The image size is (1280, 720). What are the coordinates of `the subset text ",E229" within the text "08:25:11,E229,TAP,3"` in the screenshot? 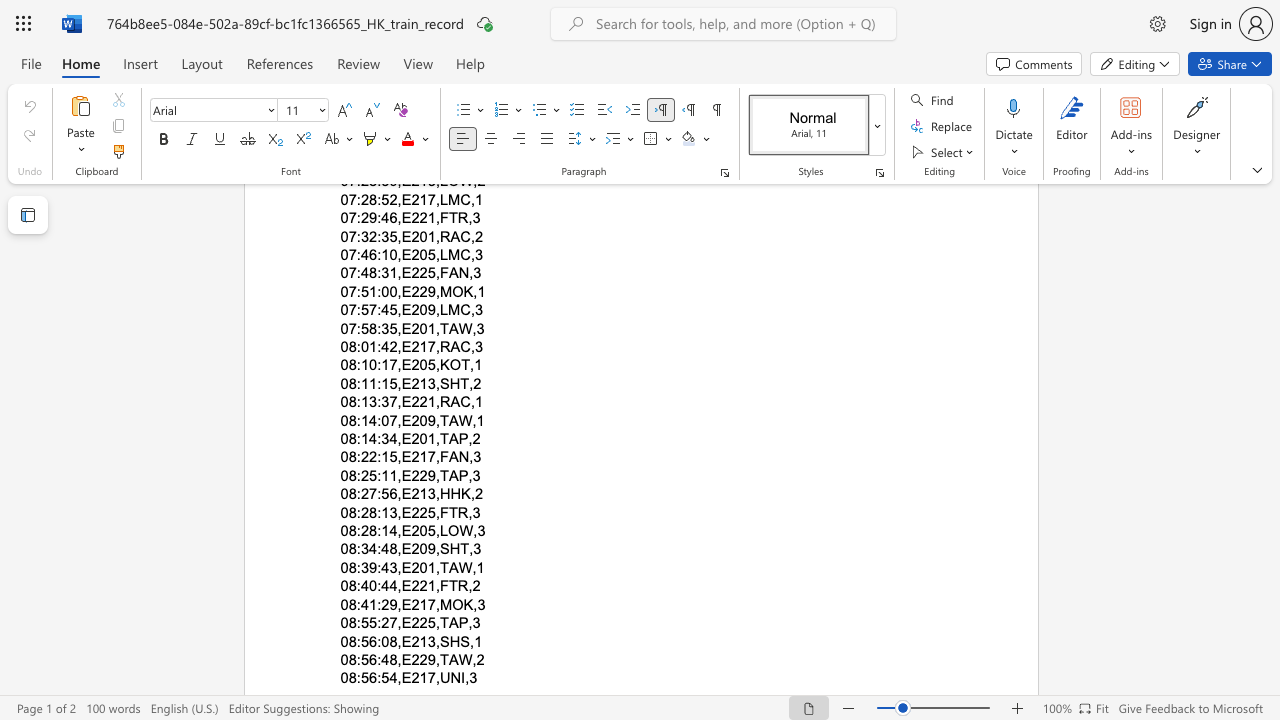 It's located at (397, 475).